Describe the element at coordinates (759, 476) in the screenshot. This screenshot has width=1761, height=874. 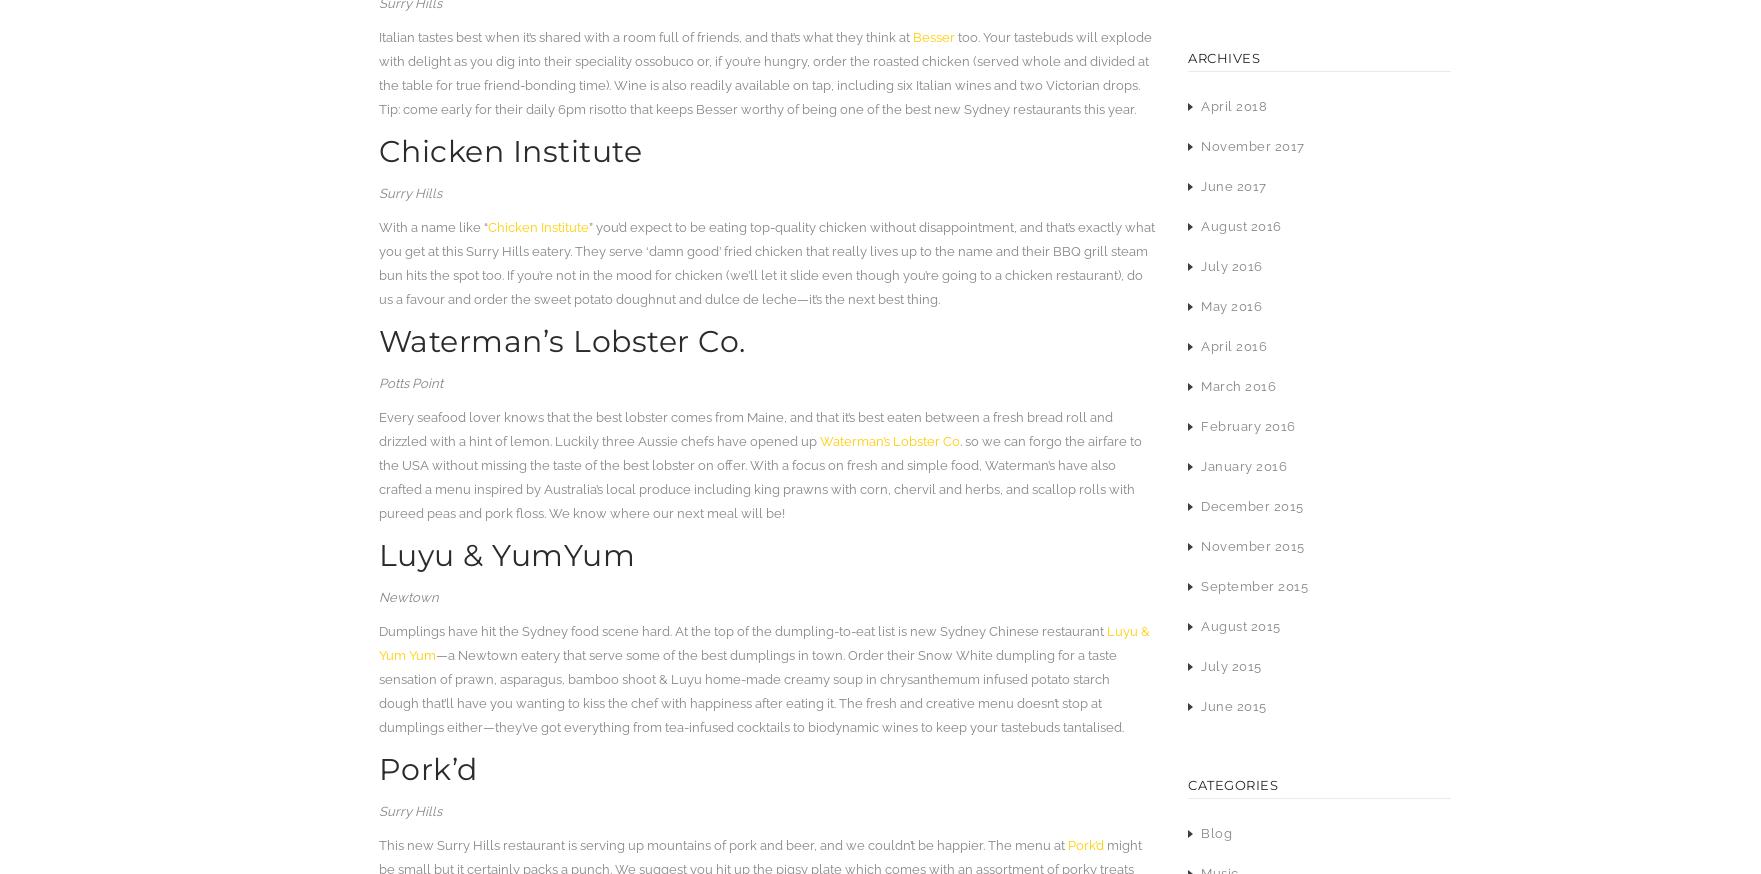
I see `'. so we can forgo the airfare to the USA without missing the taste of the best lobster on offer. With a focus on fresh and simple food, Waterman’s have also crafted a menu inspired by Australia’s local produce including king prawns with corn, chervil and herbs, and scallop rolls with pureed peas and pork floss. We know where our next meal will be!'` at that location.